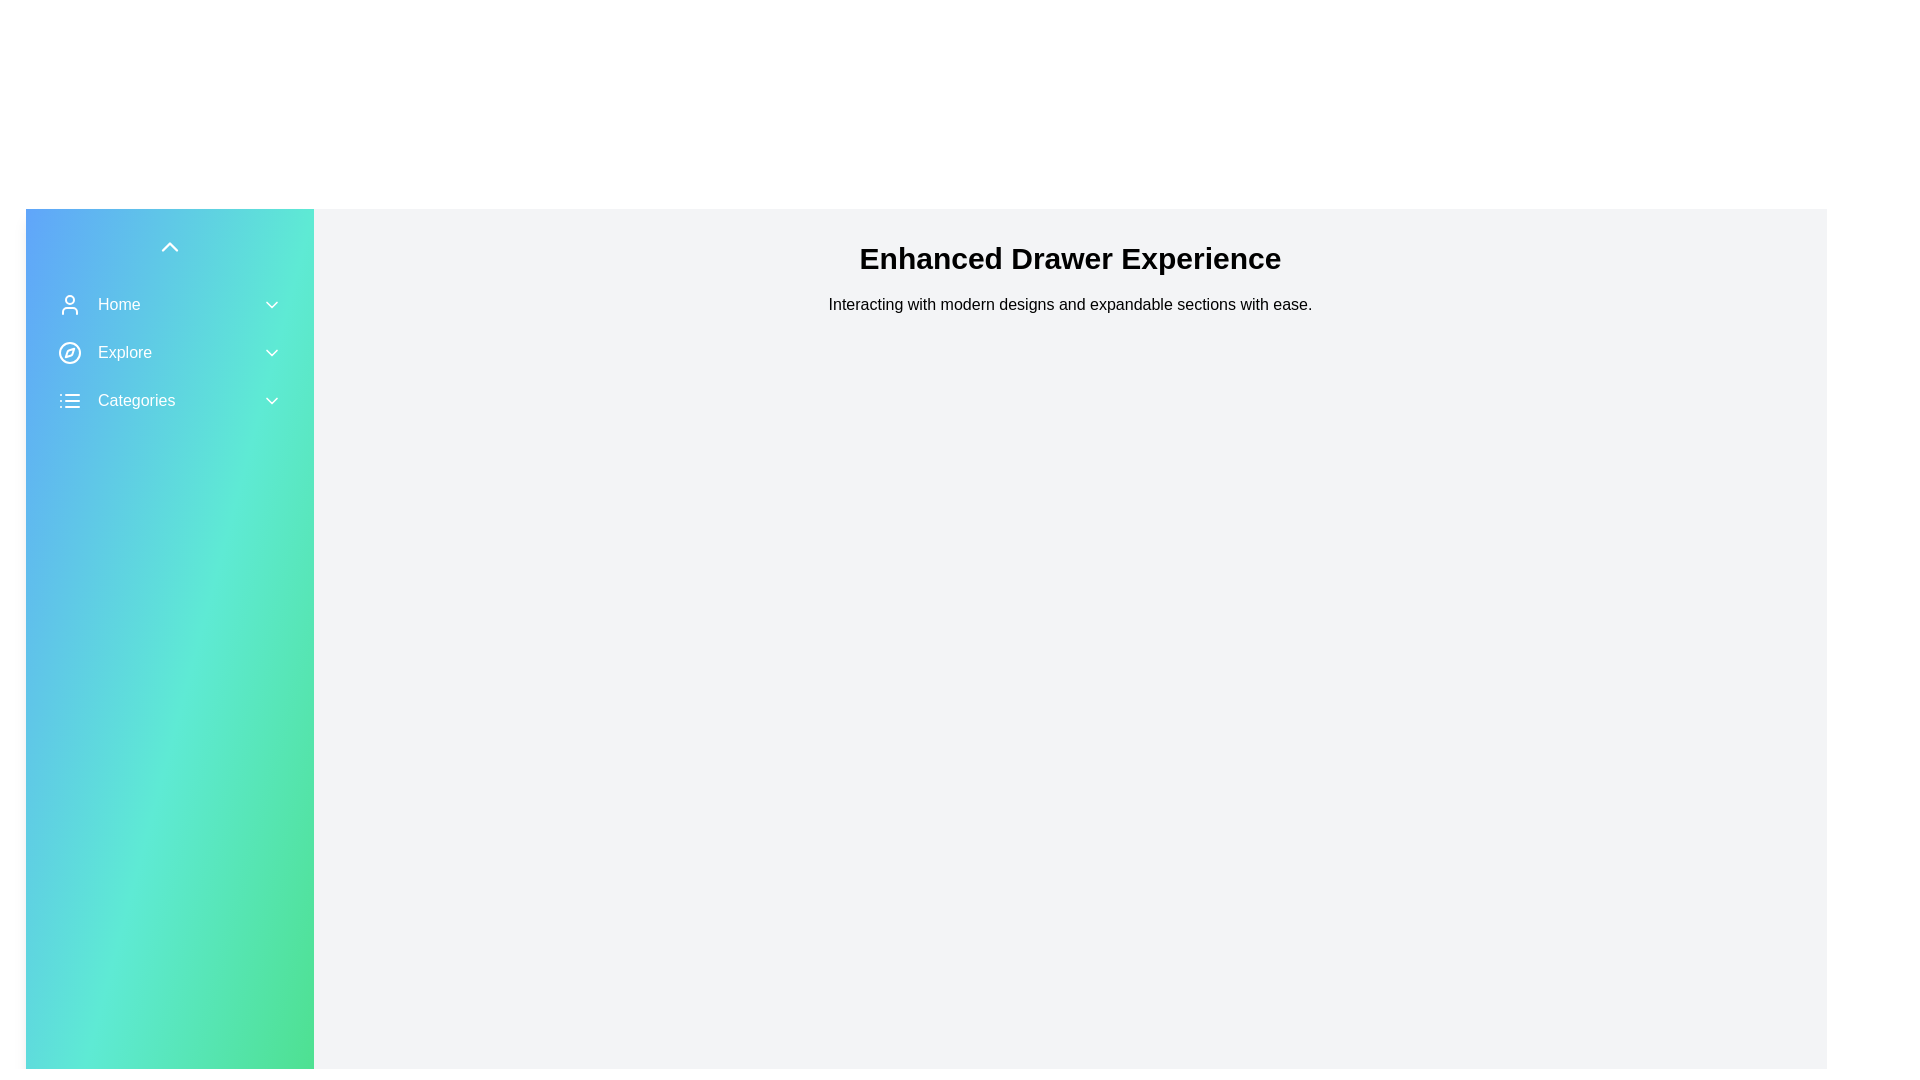 This screenshot has height=1080, width=1920. Describe the element at coordinates (169, 401) in the screenshot. I see `the 'Type A' option under the 'Categories' menu` at that location.